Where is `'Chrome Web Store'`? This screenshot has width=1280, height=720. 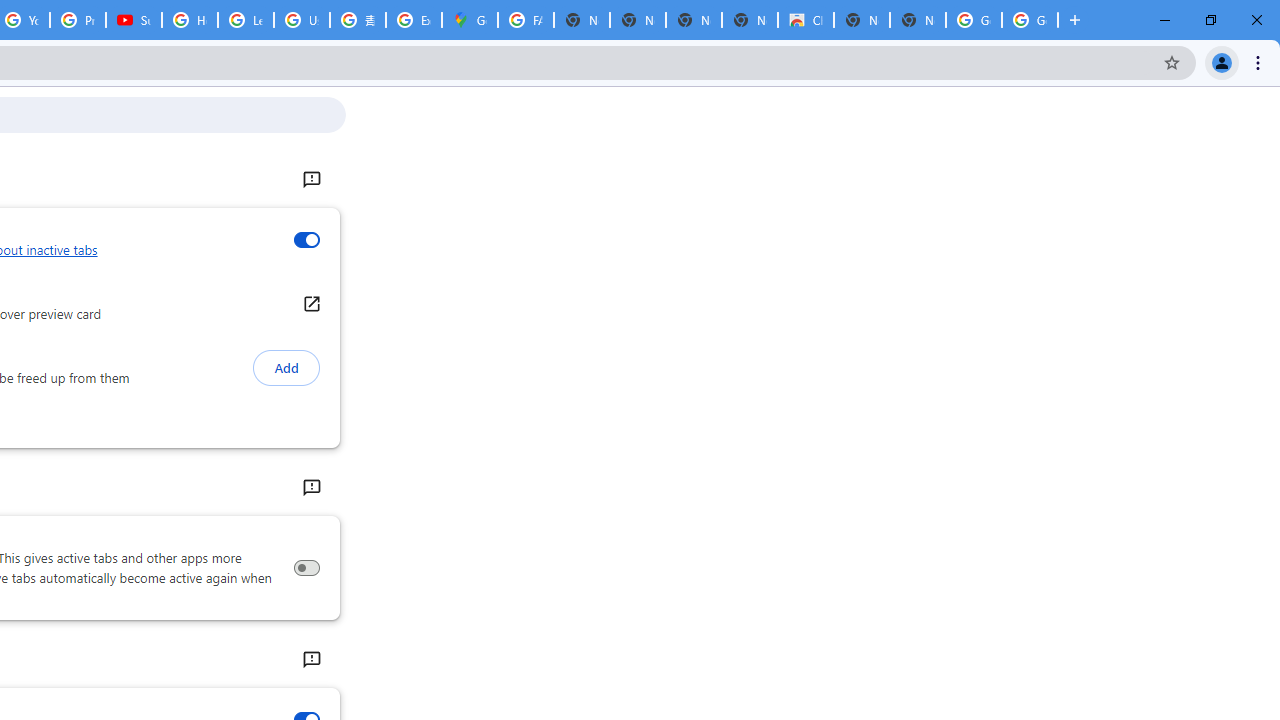
'Chrome Web Store' is located at coordinates (806, 20).